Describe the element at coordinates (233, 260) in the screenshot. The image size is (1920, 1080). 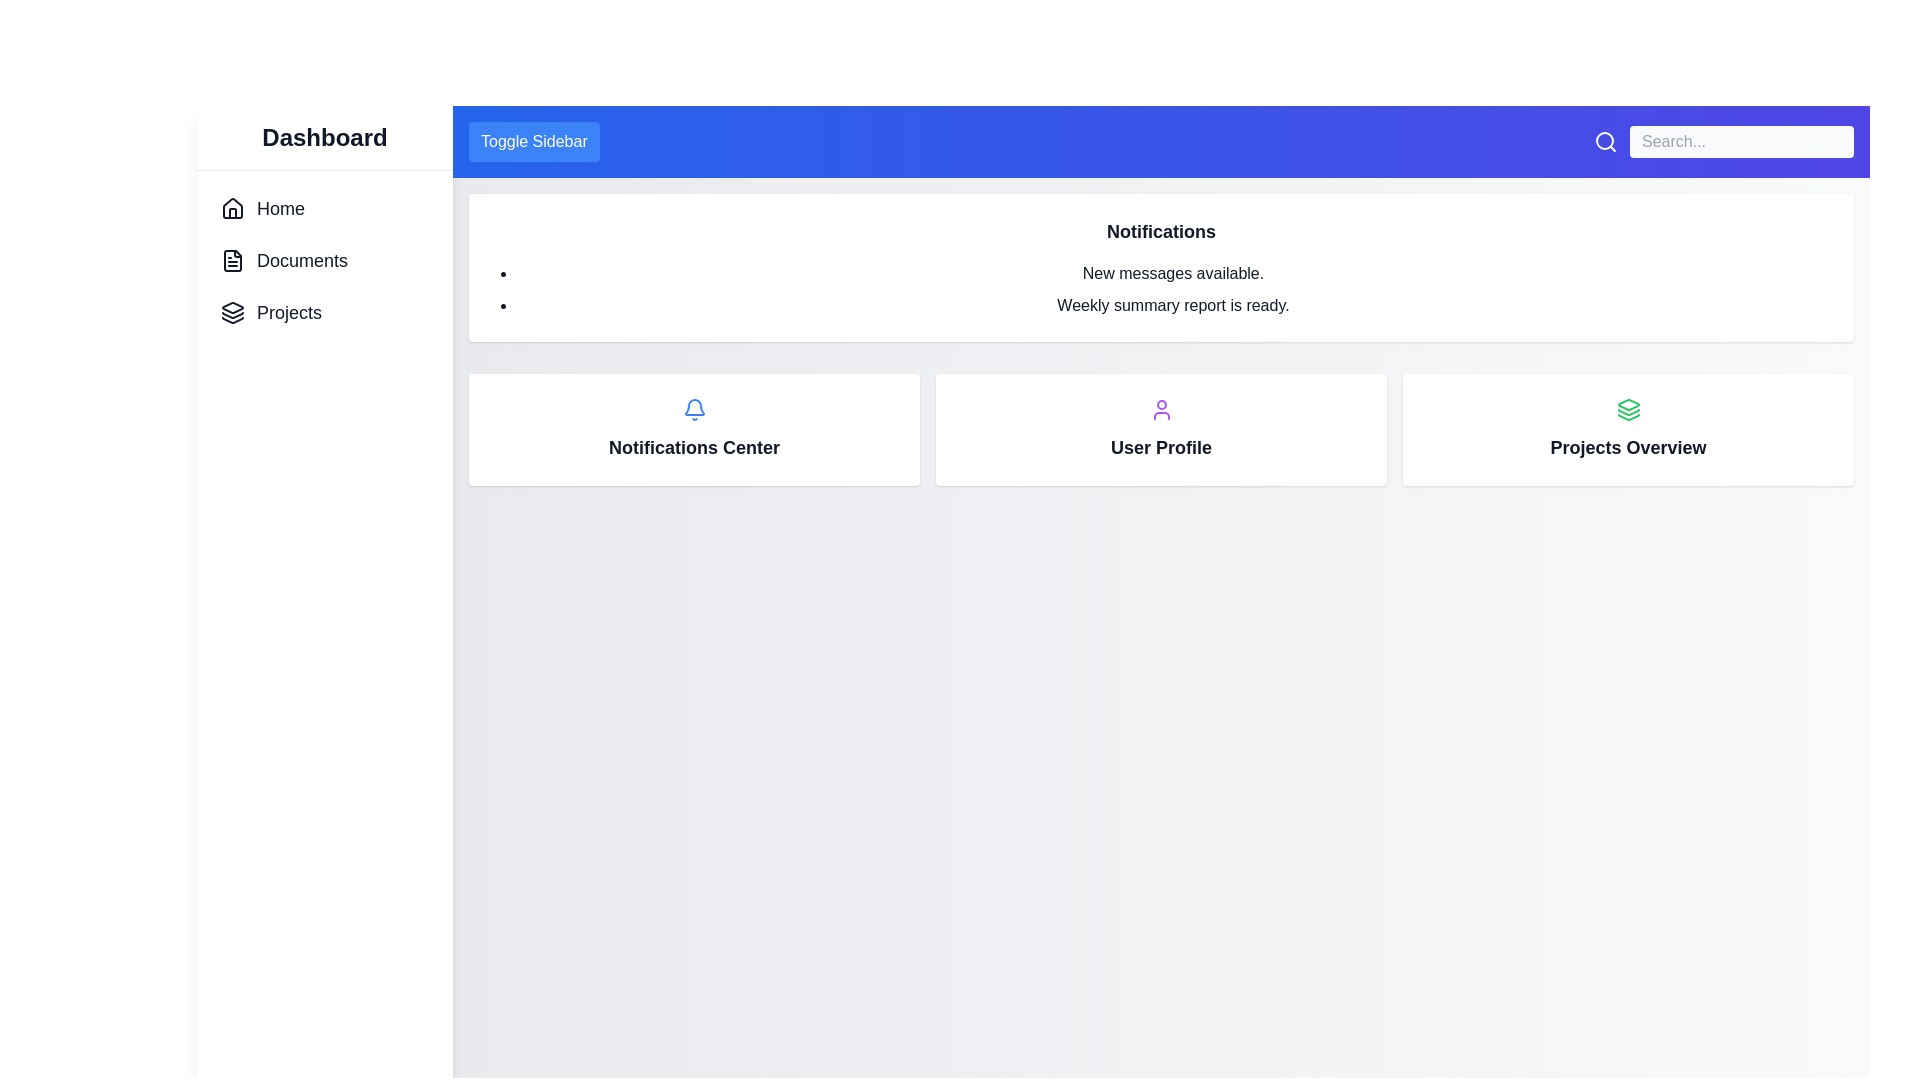
I see `the 'Documents' icon located in the left sidebar of the application, positioned between the 'Home' and 'Projects' icons` at that location.